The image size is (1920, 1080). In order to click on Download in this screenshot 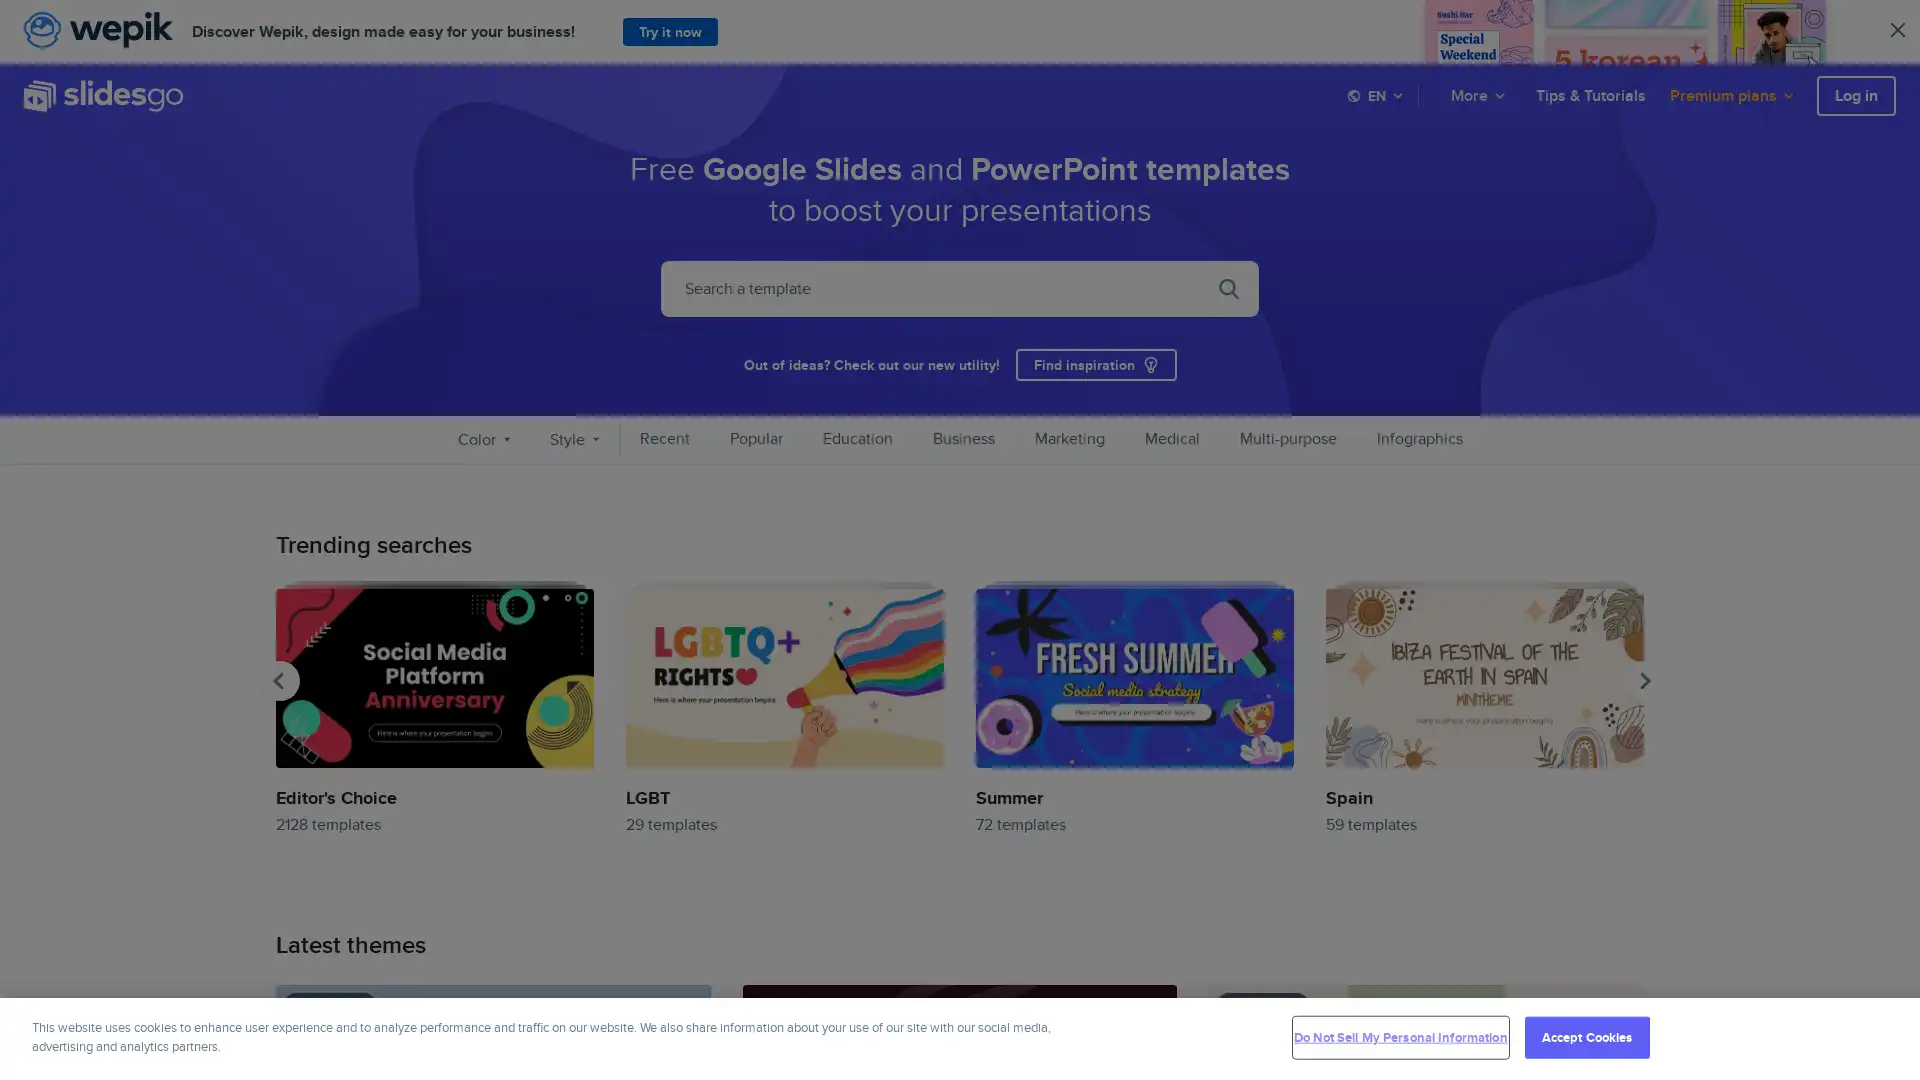, I will do `click(1155, 1037)`.